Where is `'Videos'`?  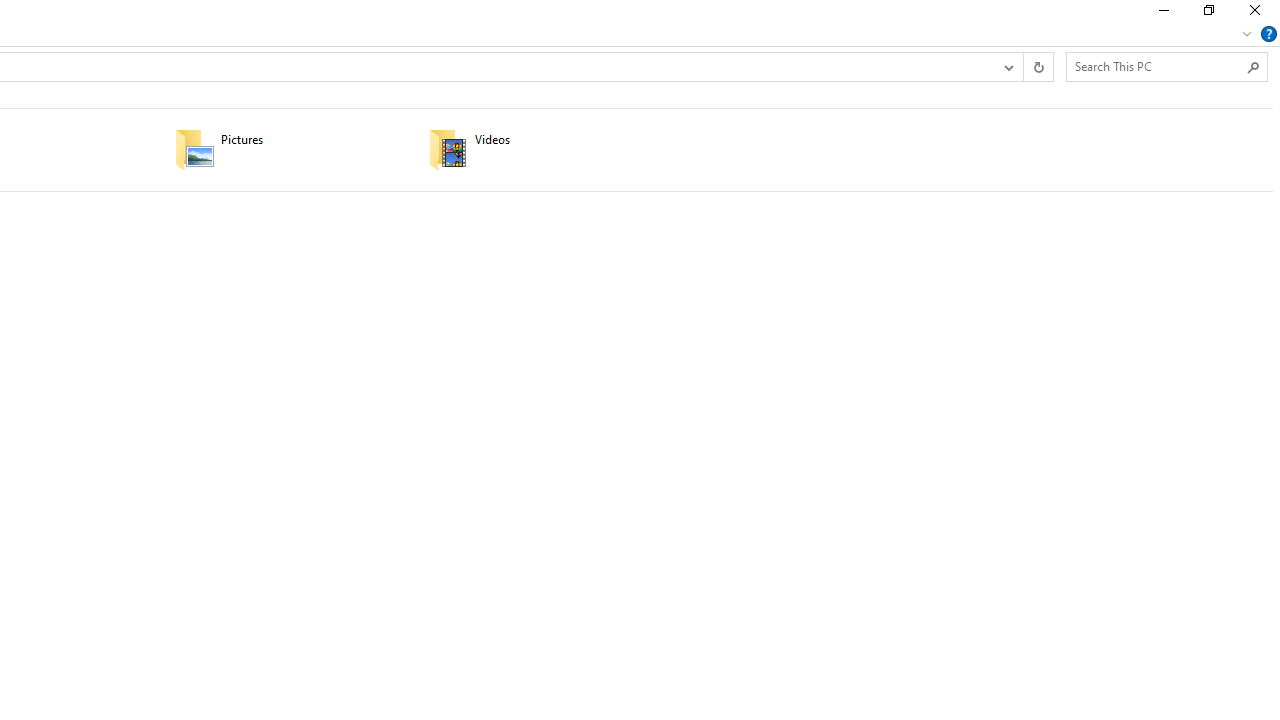
'Videos' is located at coordinates (543, 148).